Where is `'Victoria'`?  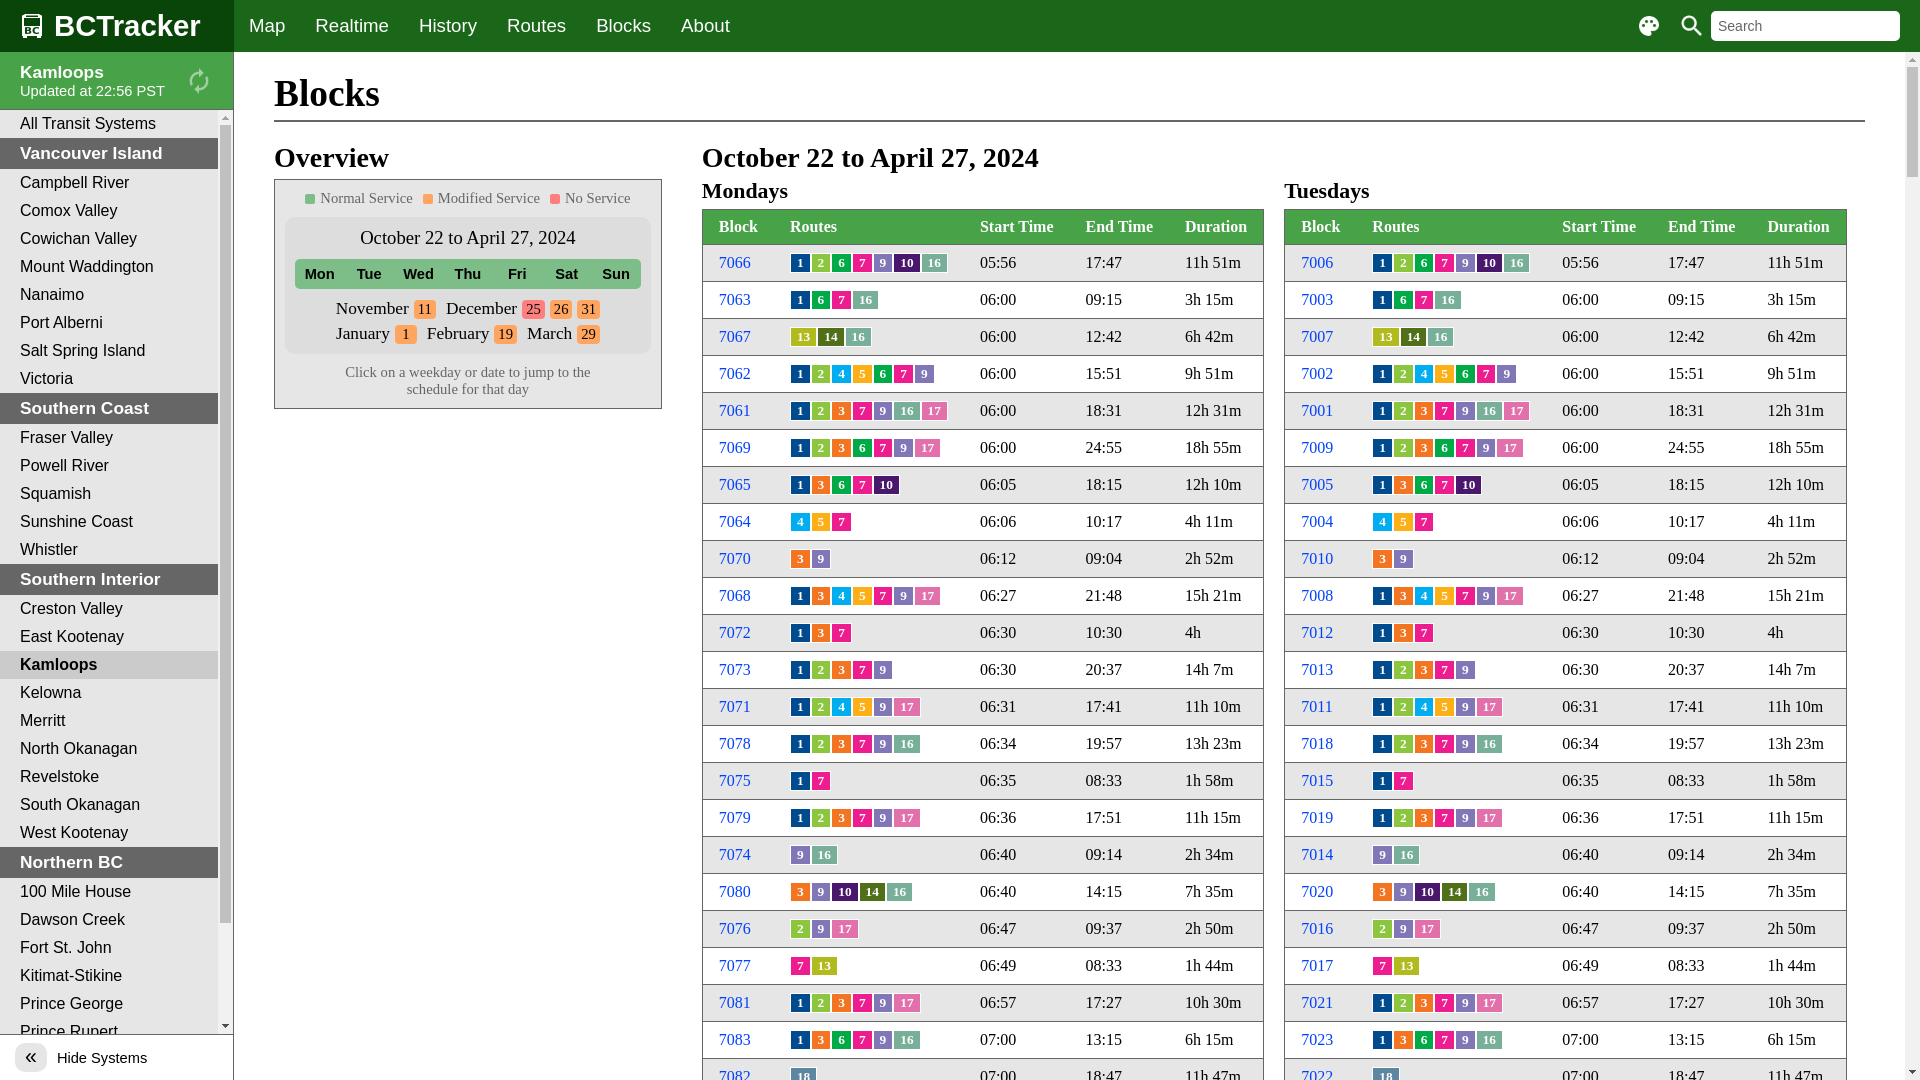 'Victoria' is located at coordinates (108, 378).